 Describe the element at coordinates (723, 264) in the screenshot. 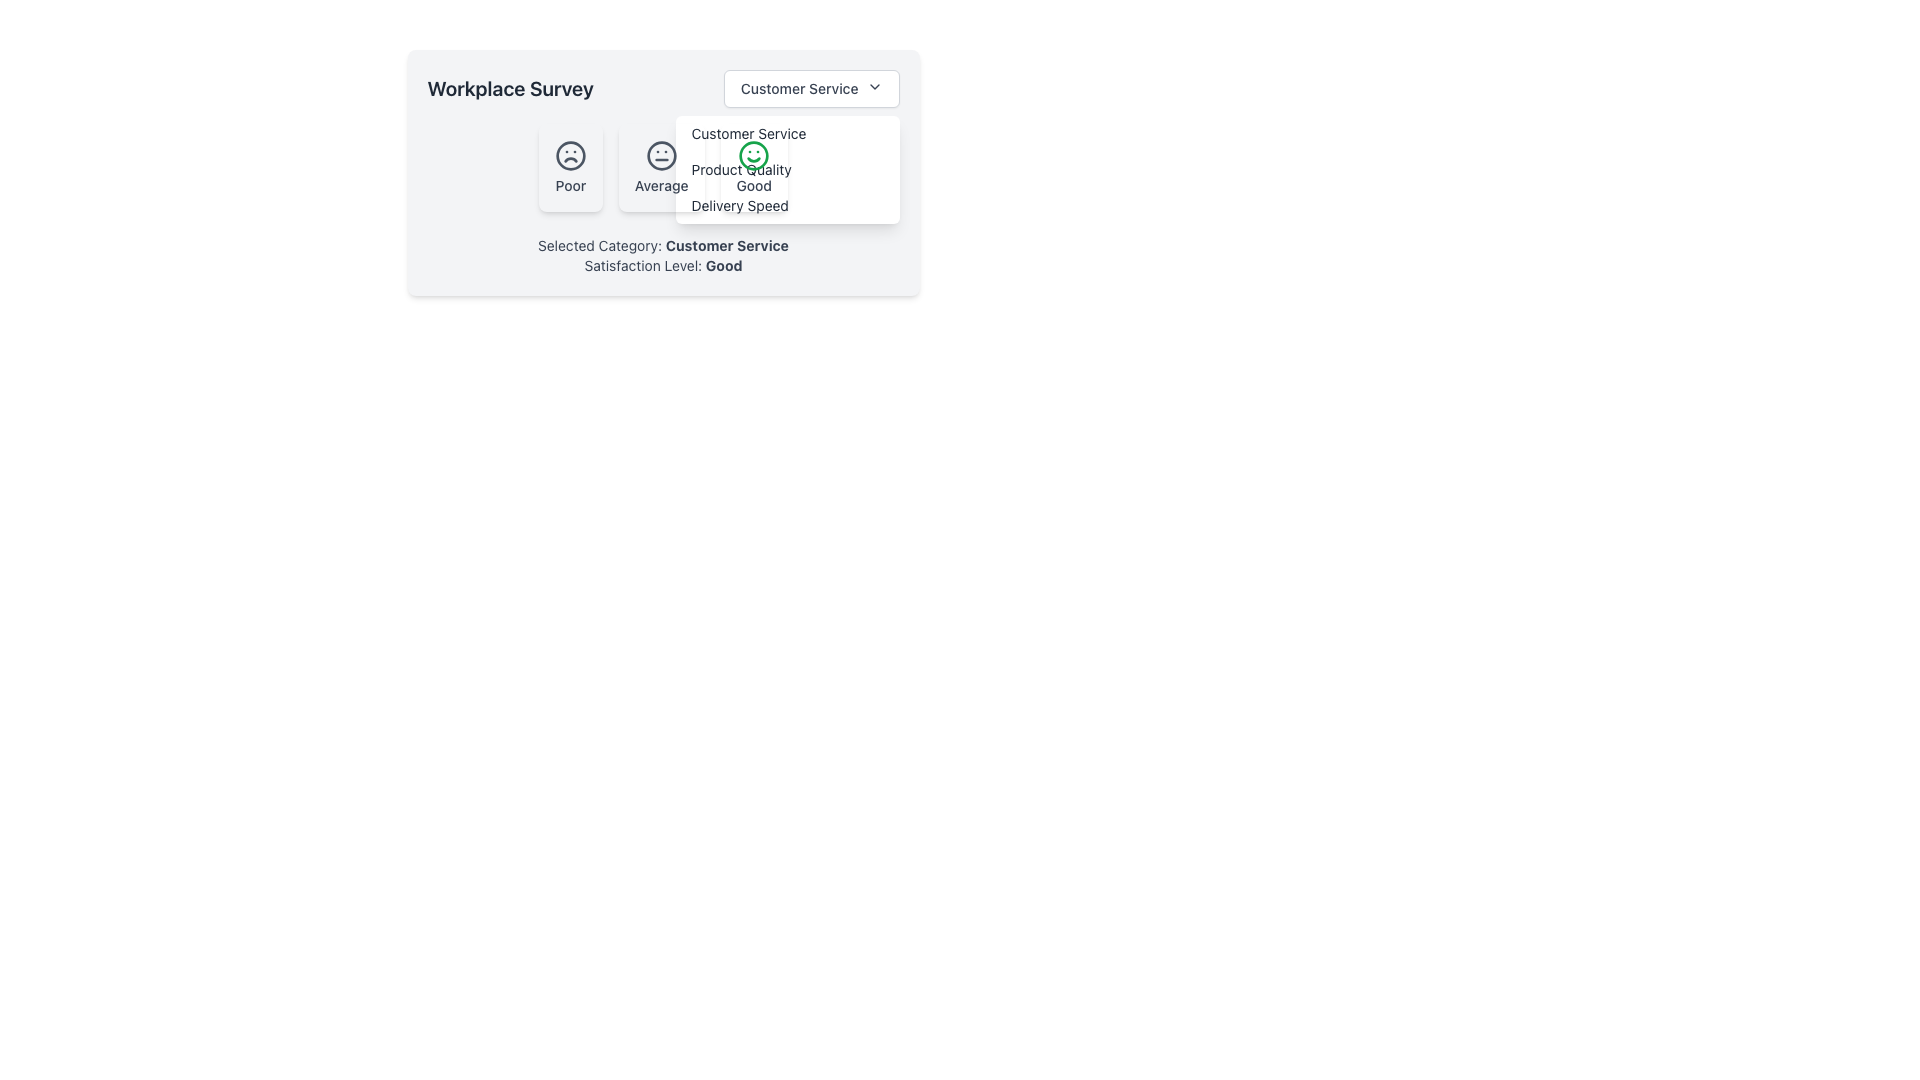

I see `the satisfaction level label displaying 'Good'` at that location.